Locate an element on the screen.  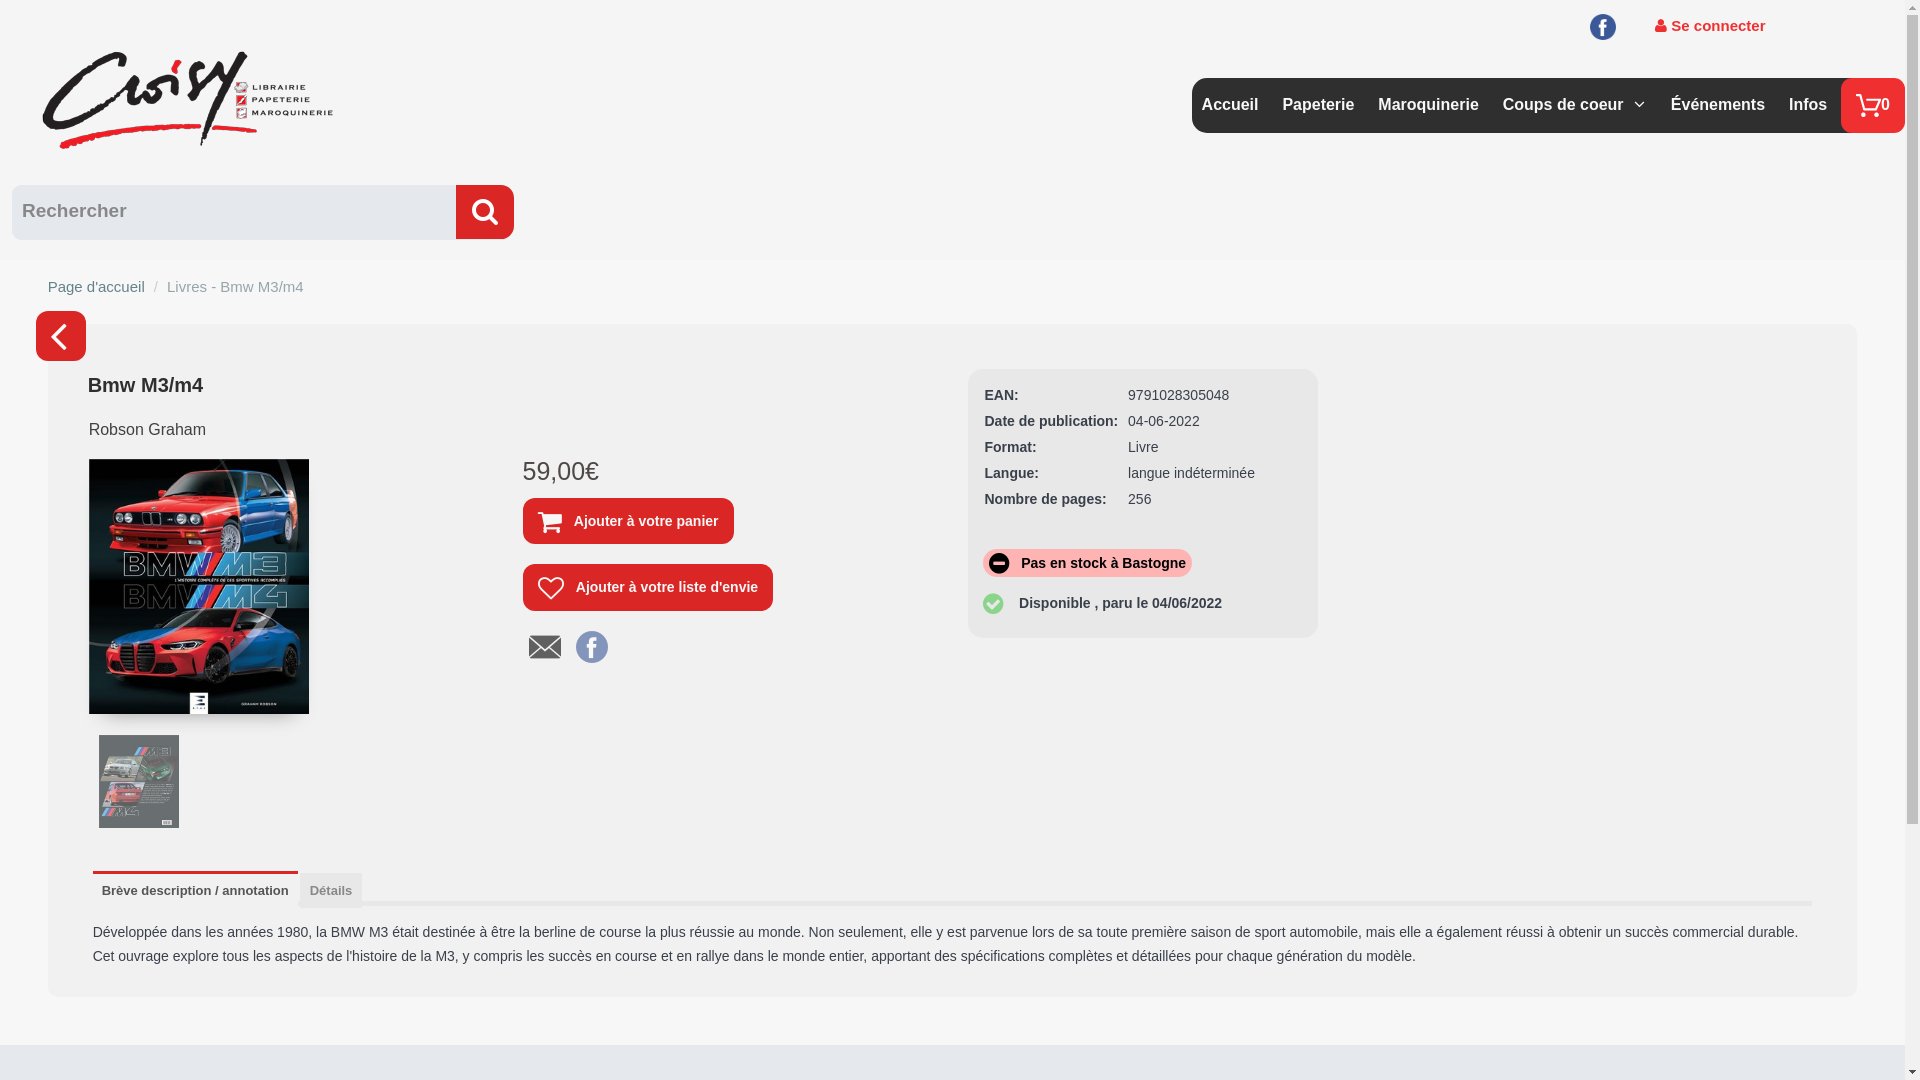
'Robson Graham' is located at coordinates (81, 437).